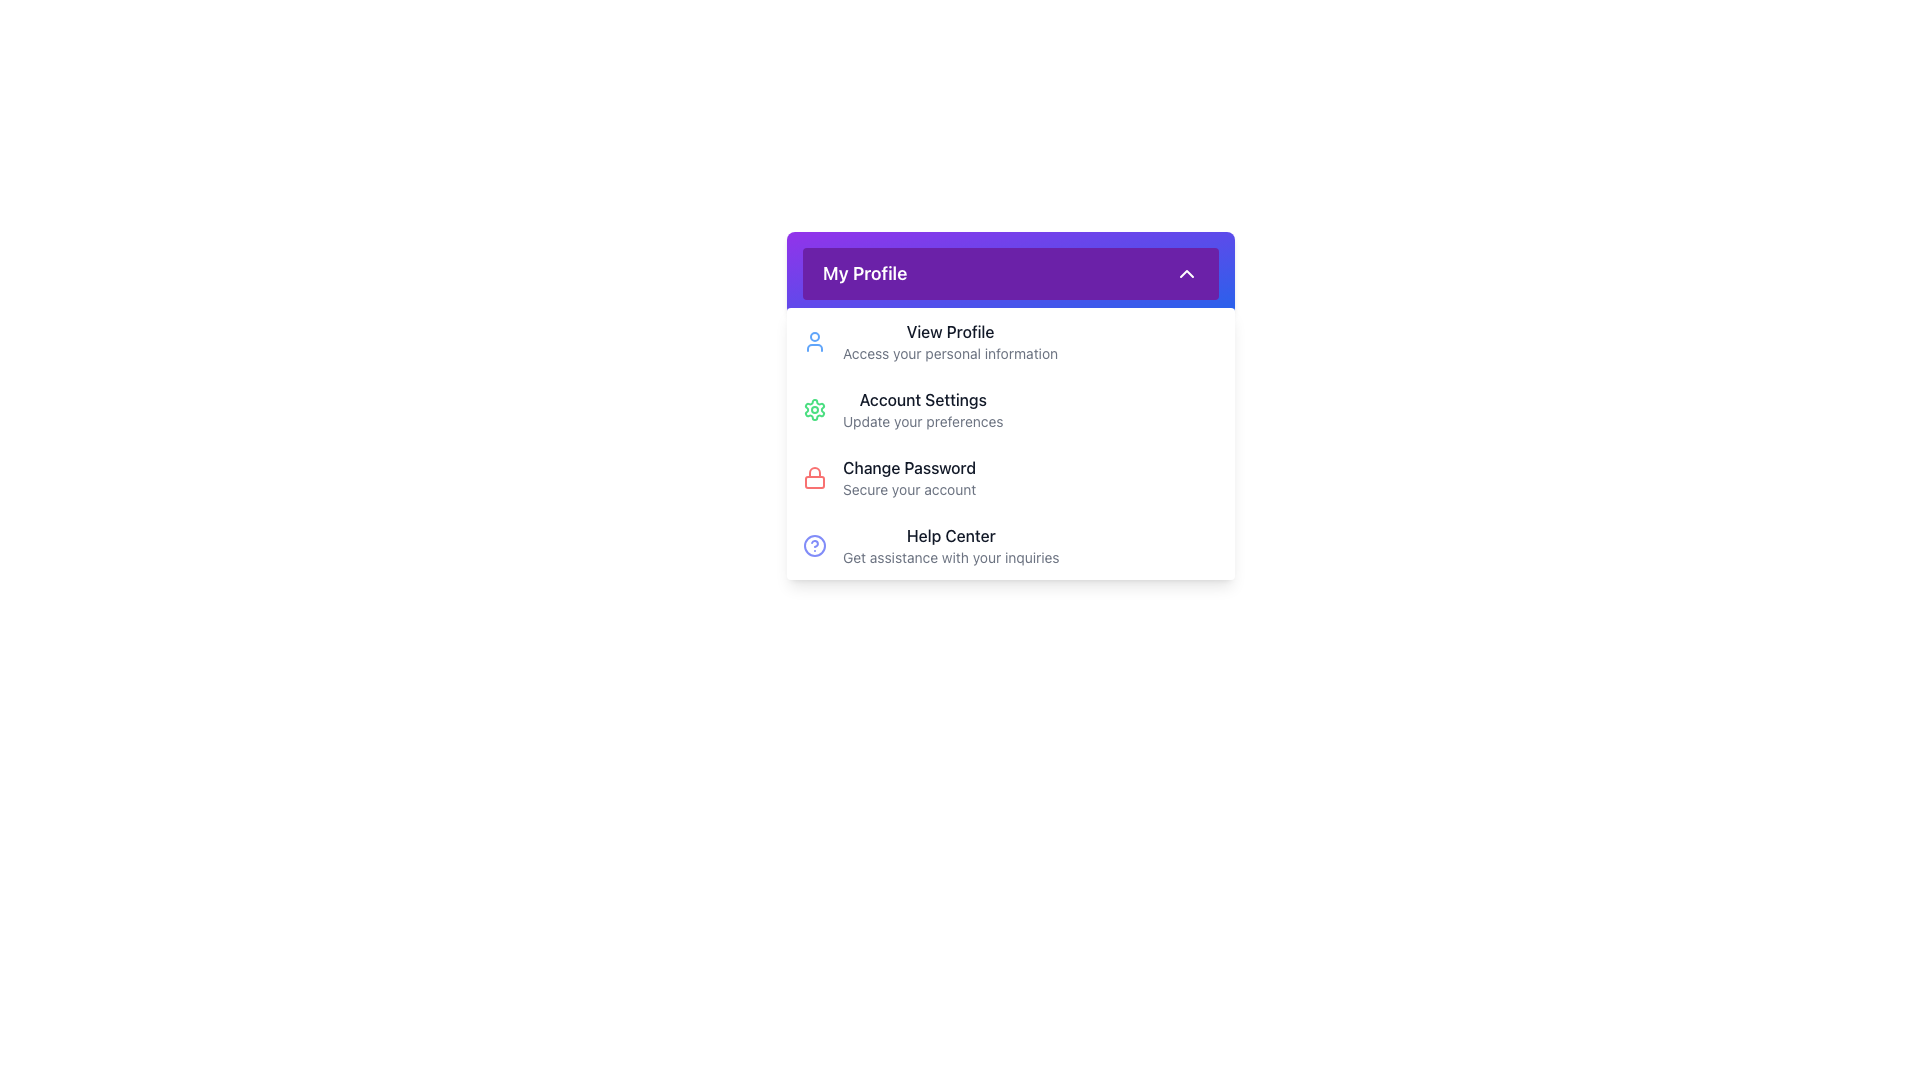 This screenshot has height=1080, width=1920. I want to click on the decorative element inside the red lock icon next to the 'Change Password' option in the vertical menu under 'My Profile', so click(815, 482).